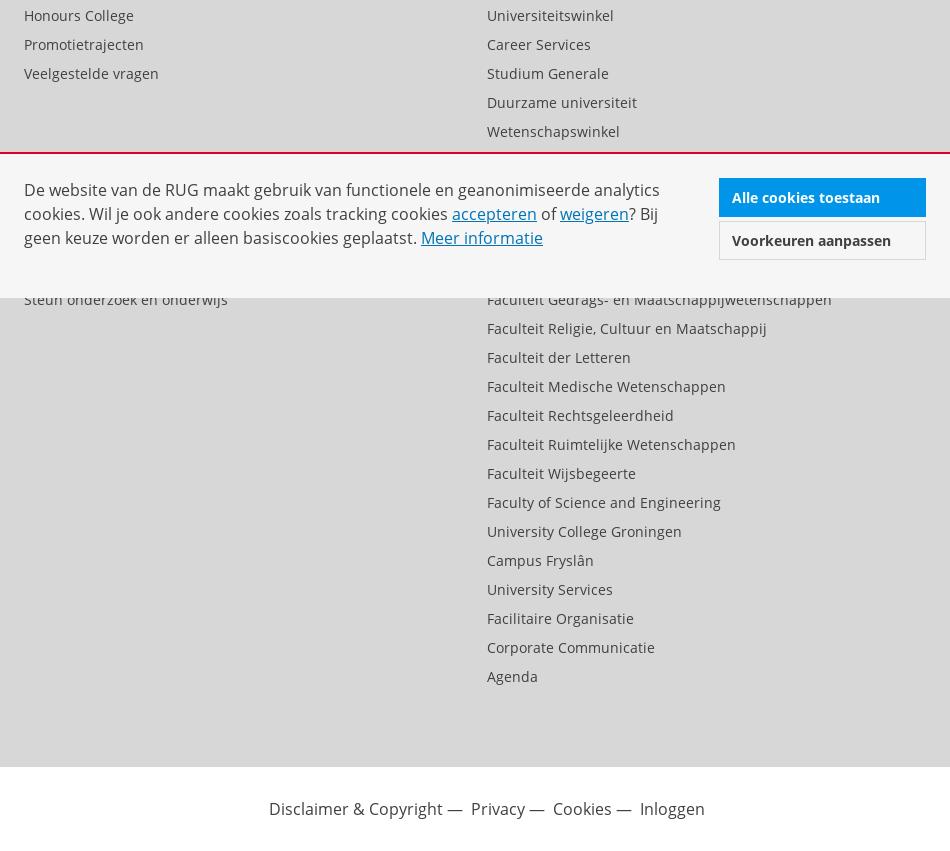  I want to click on 'Alumni', so click(51, 181).